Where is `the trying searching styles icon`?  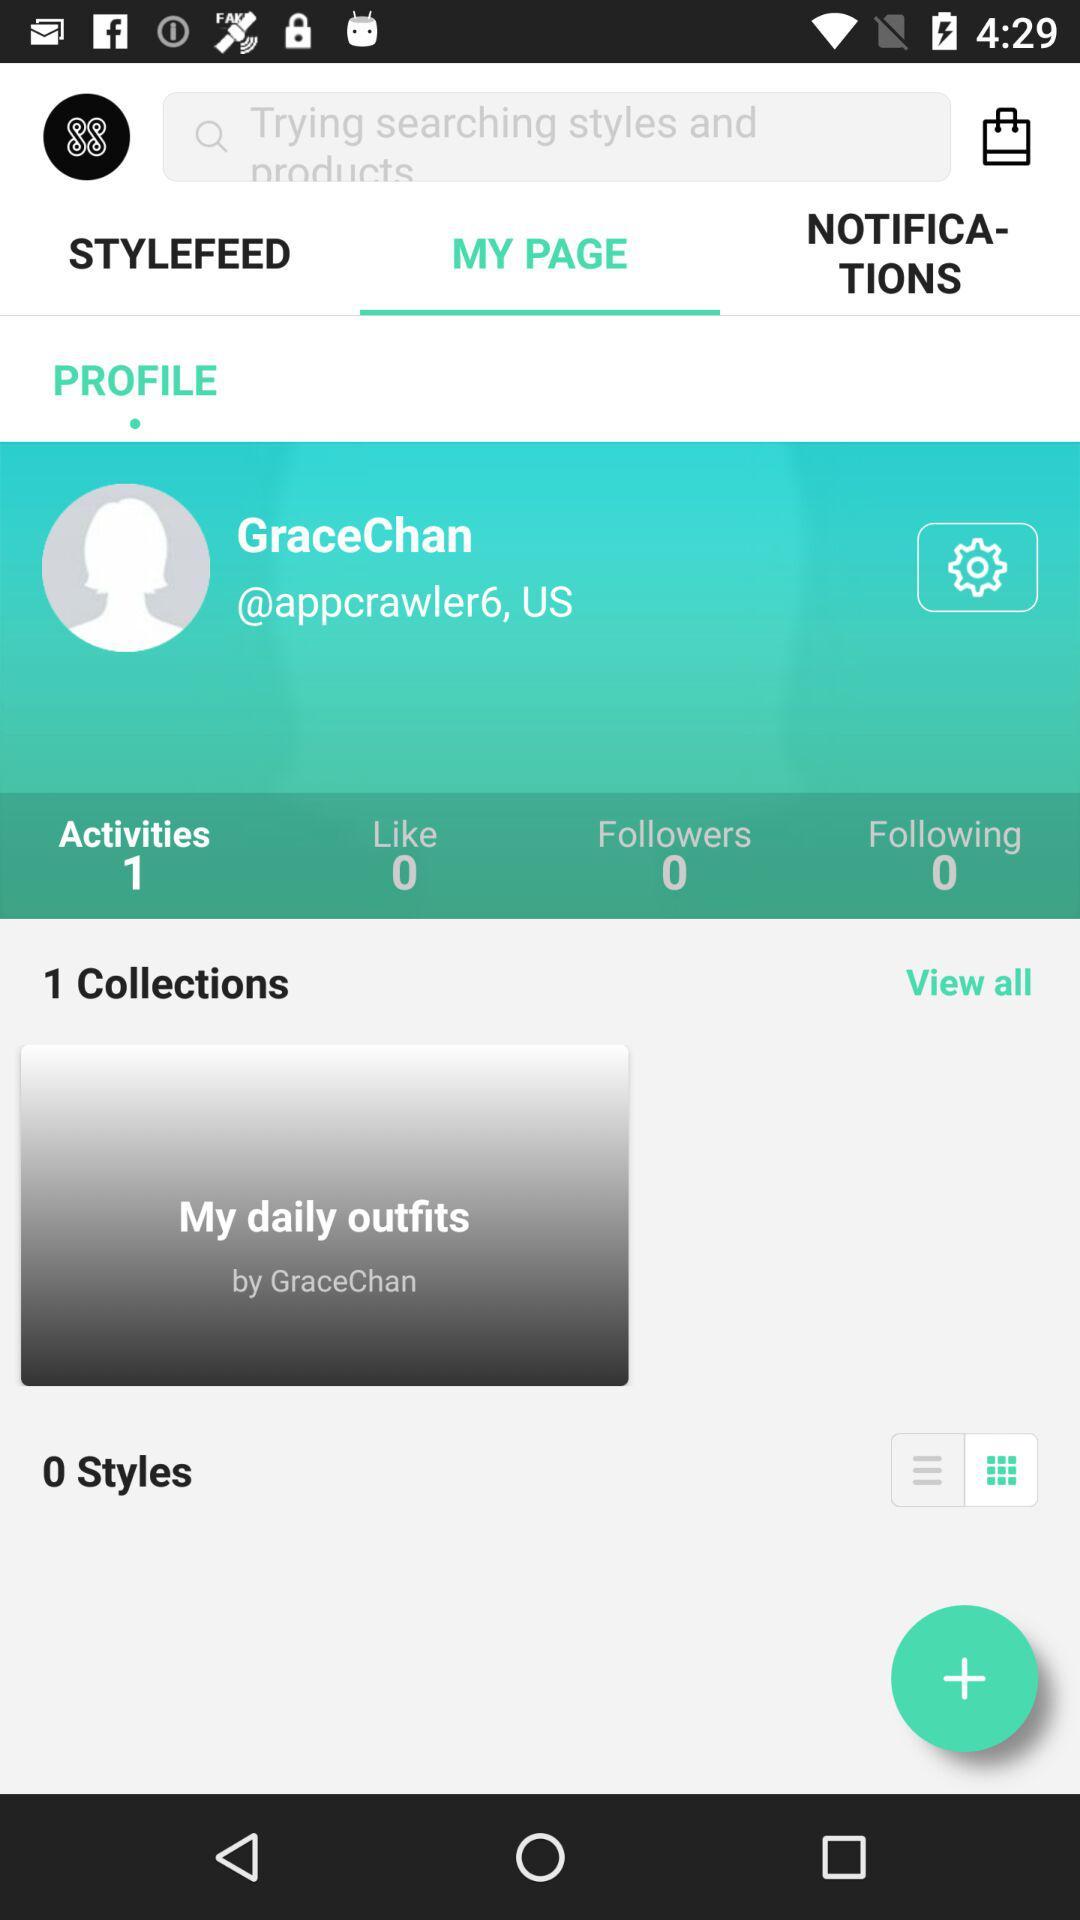 the trying searching styles icon is located at coordinates (556, 135).